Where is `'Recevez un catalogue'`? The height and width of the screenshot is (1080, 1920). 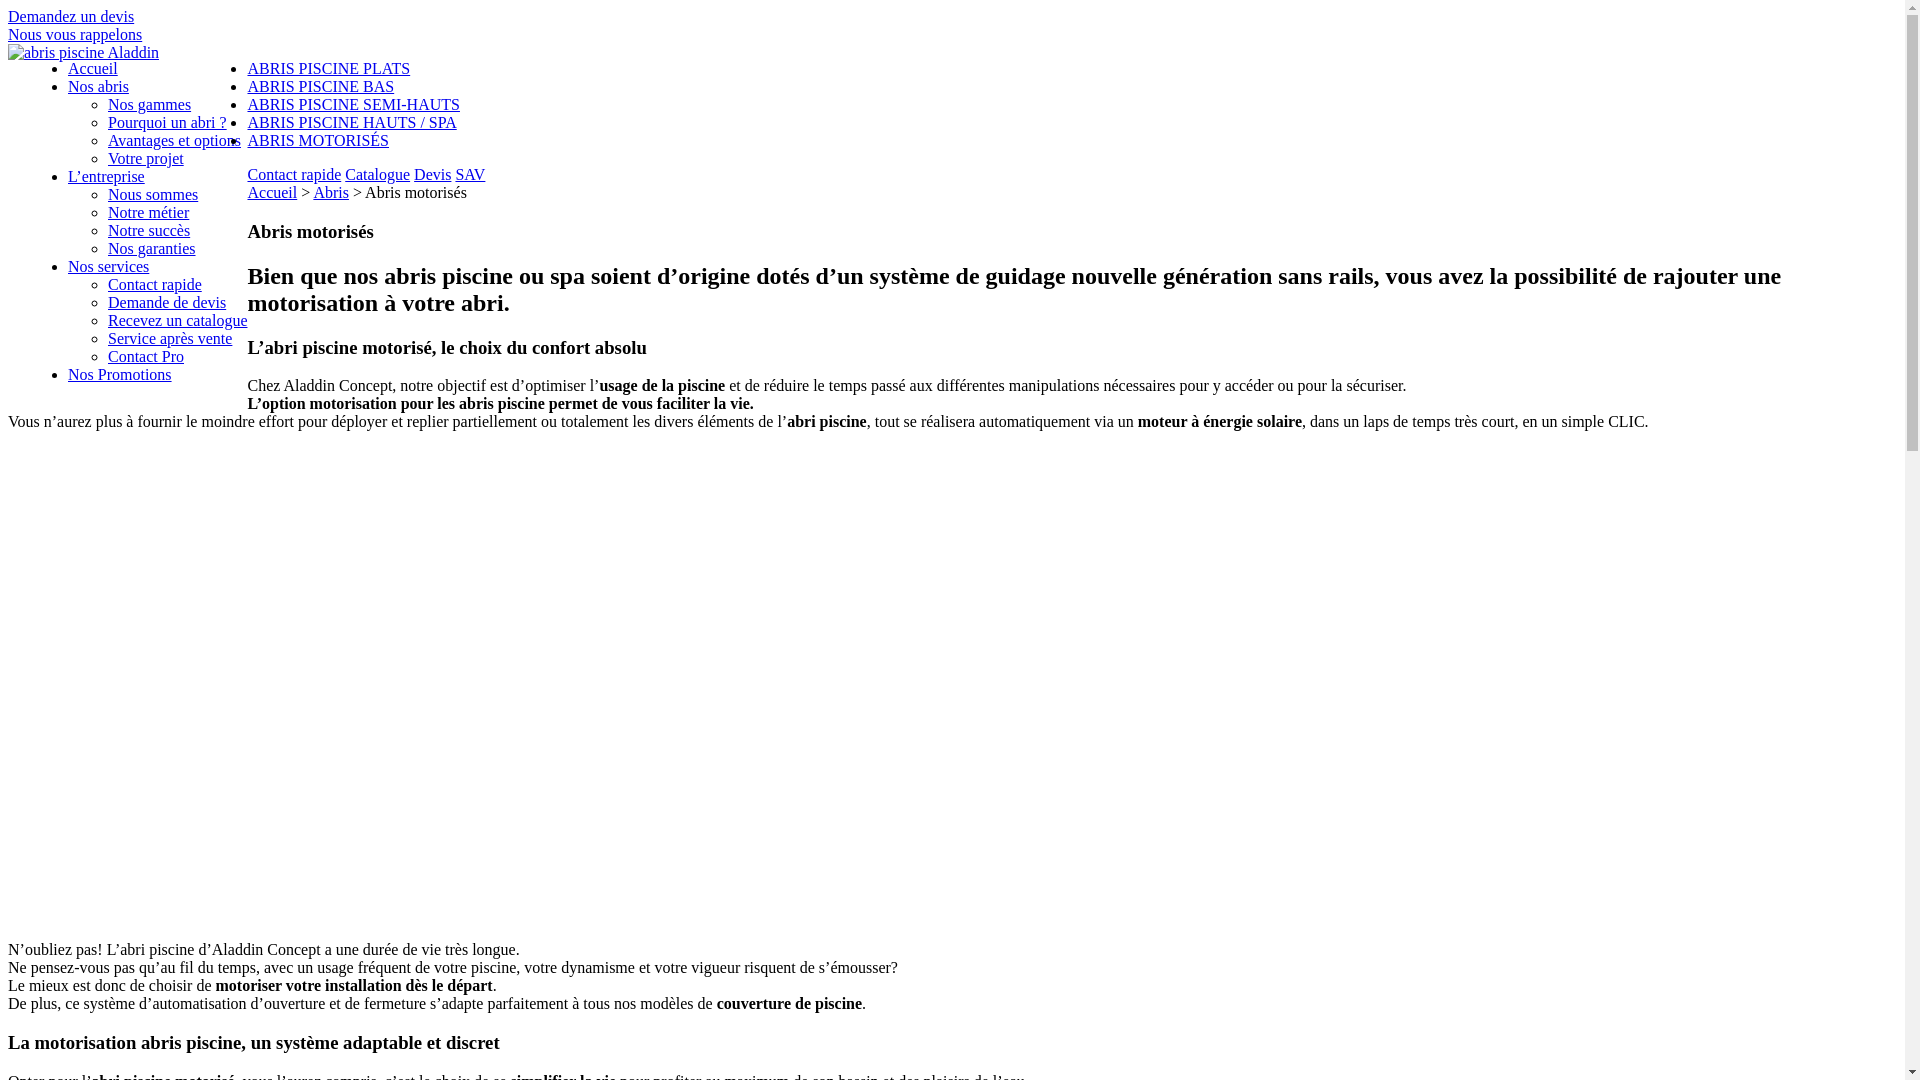
'Recevez un catalogue' is located at coordinates (107, 319).